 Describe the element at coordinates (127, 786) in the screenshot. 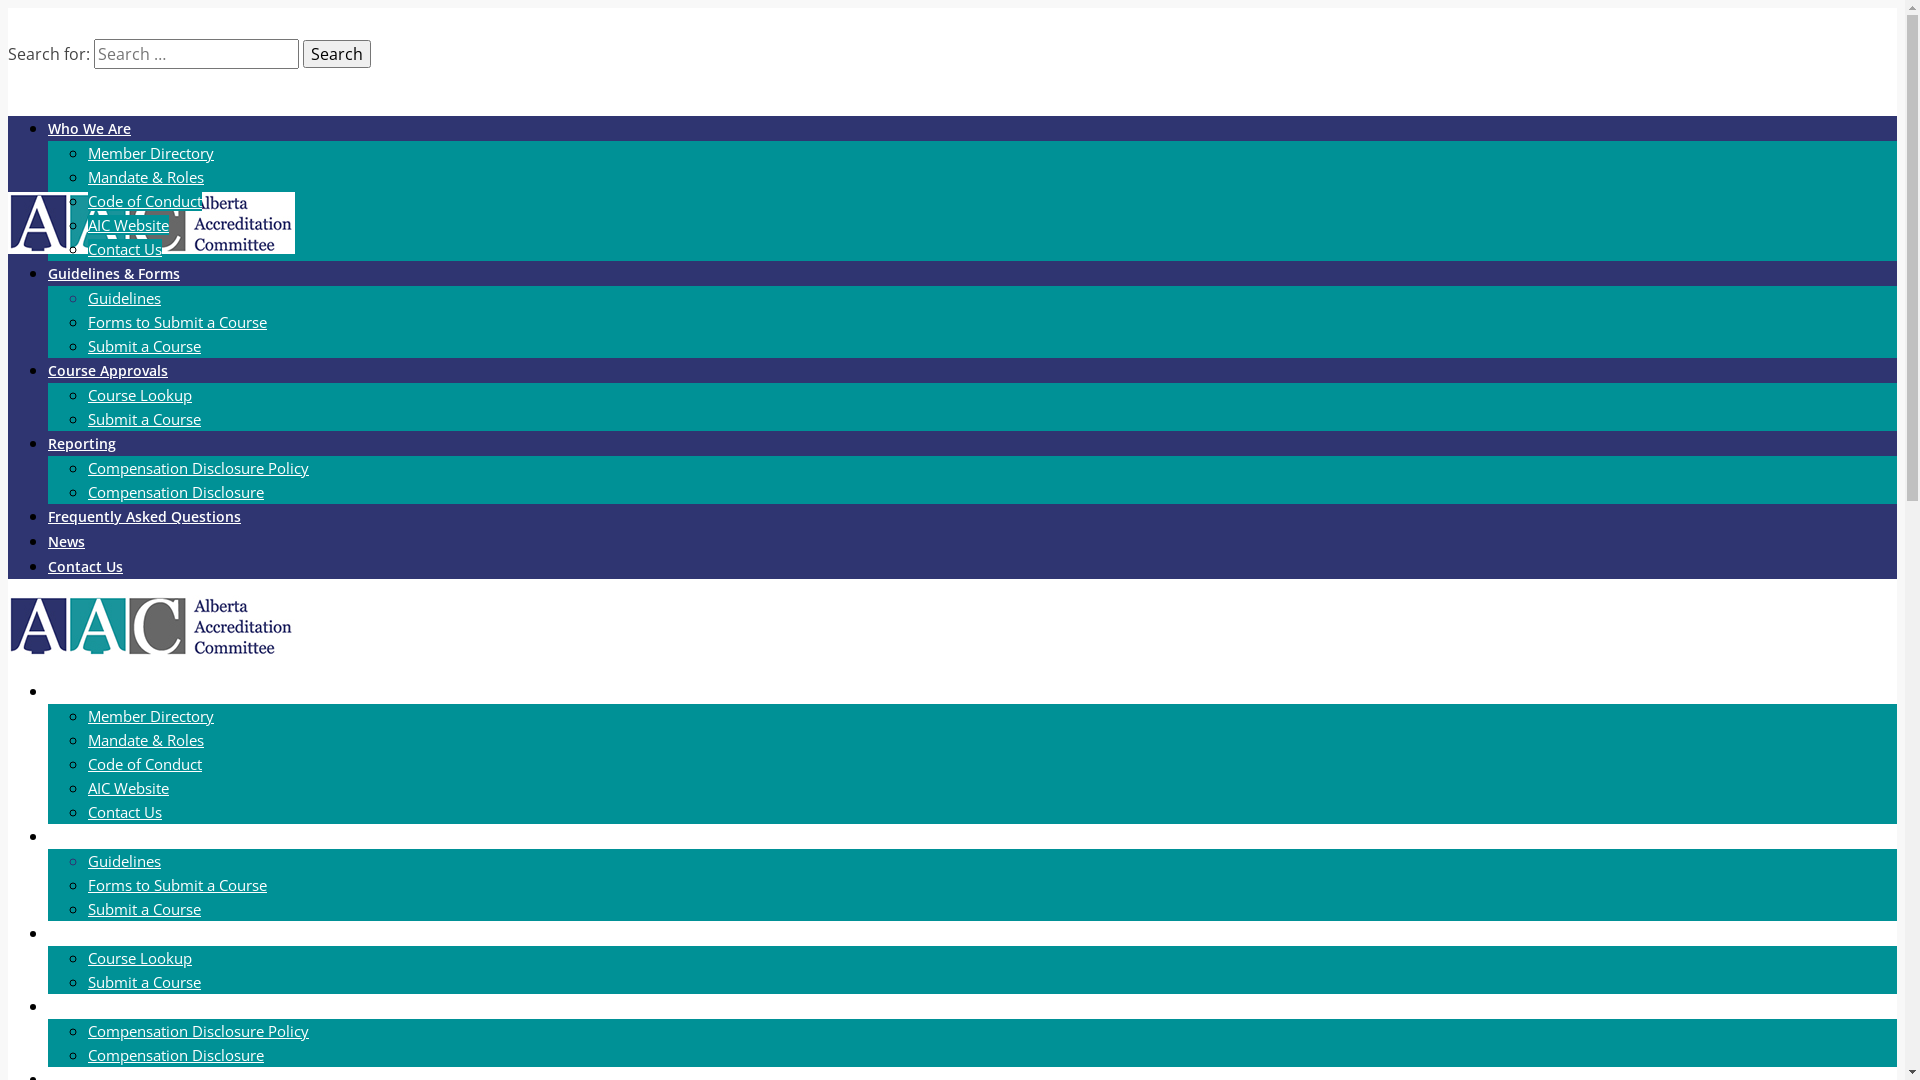

I see `'AIC Website'` at that location.